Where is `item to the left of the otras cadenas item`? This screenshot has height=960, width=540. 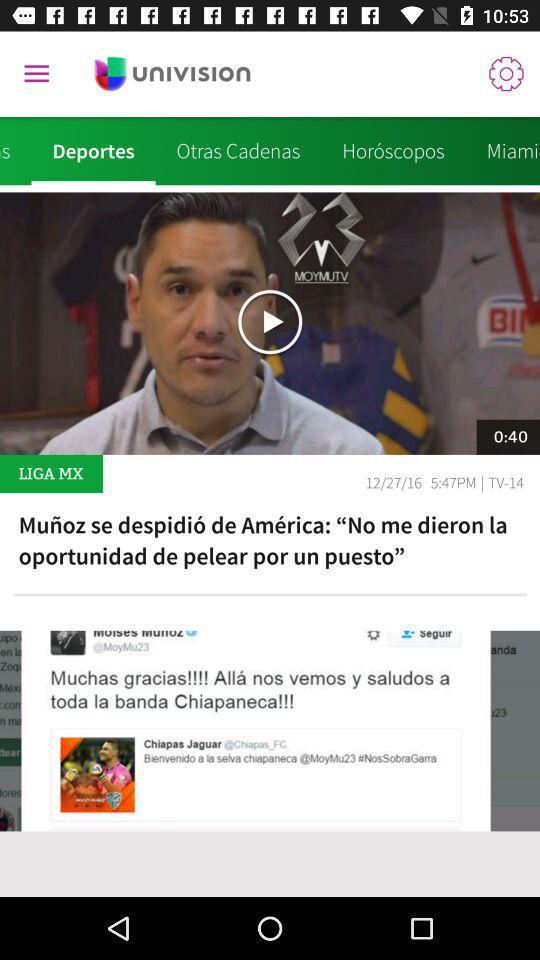 item to the left of the otras cadenas item is located at coordinates (92, 150).